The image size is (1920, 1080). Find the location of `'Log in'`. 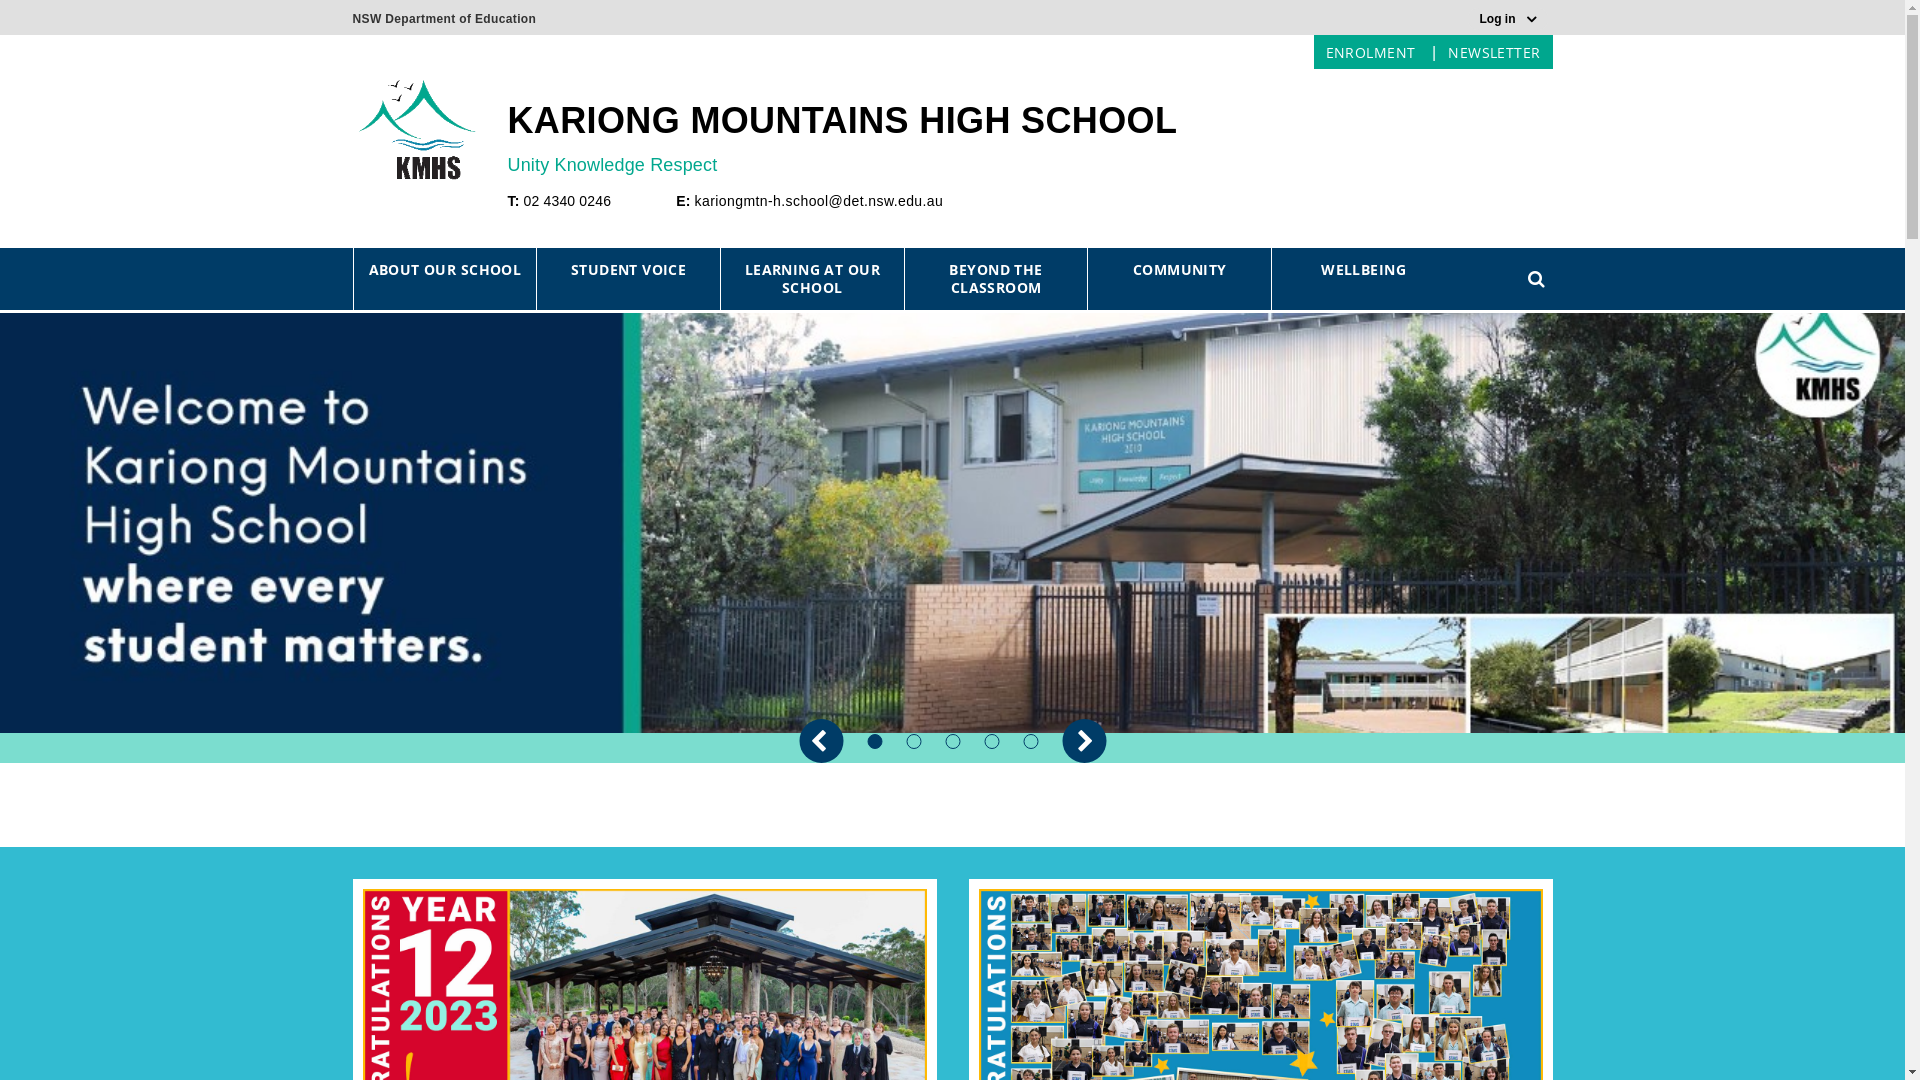

'Log in' is located at coordinates (1507, 19).